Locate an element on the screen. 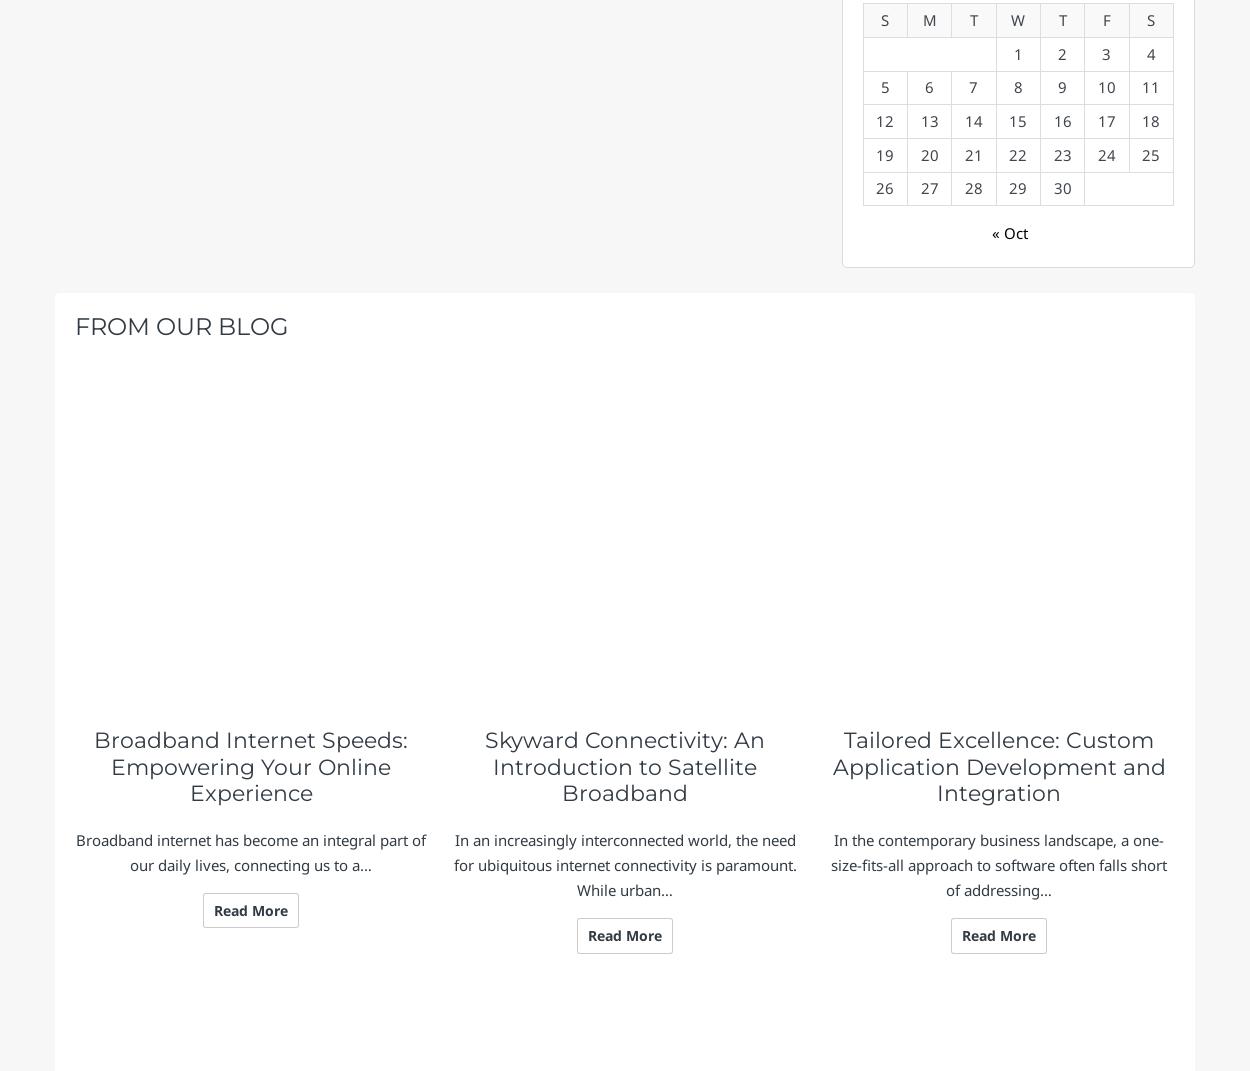  '16' is located at coordinates (1062, 121).